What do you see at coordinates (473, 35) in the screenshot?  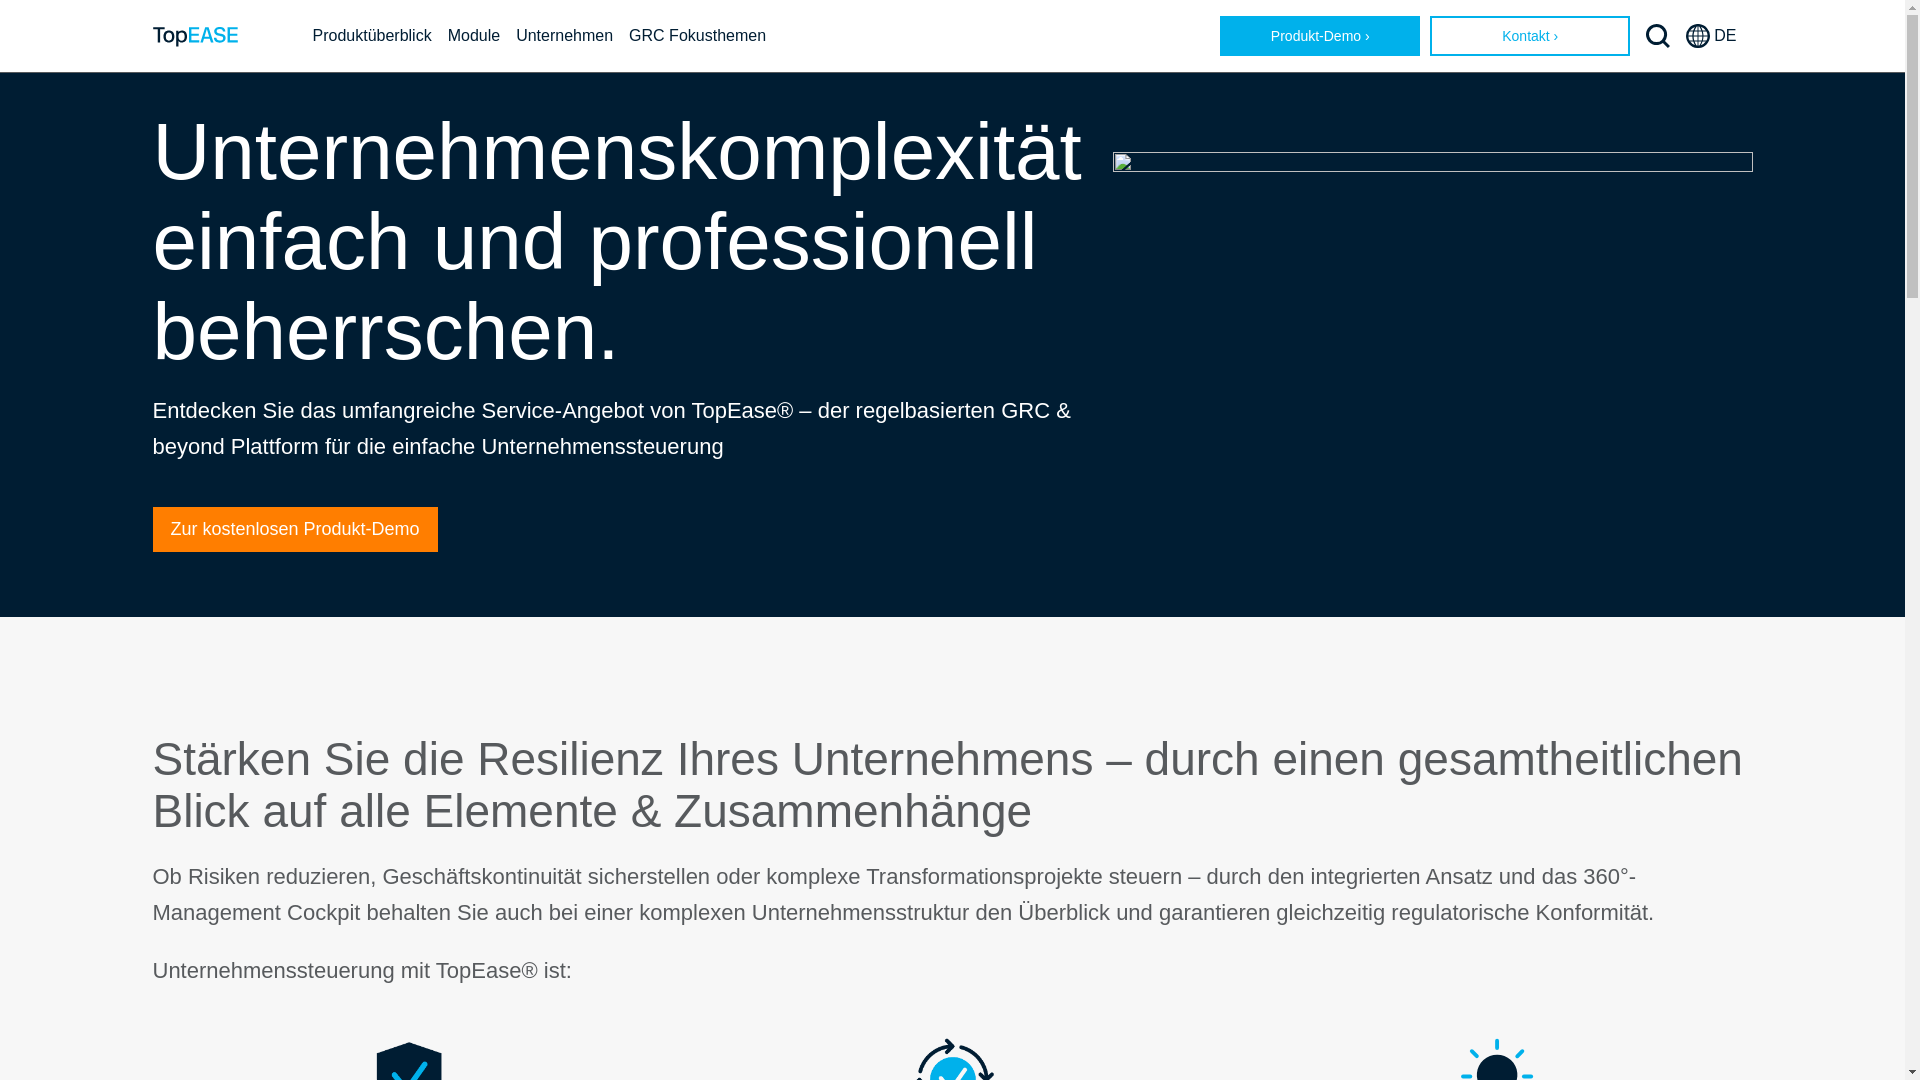 I see `'Module'` at bounding box center [473, 35].